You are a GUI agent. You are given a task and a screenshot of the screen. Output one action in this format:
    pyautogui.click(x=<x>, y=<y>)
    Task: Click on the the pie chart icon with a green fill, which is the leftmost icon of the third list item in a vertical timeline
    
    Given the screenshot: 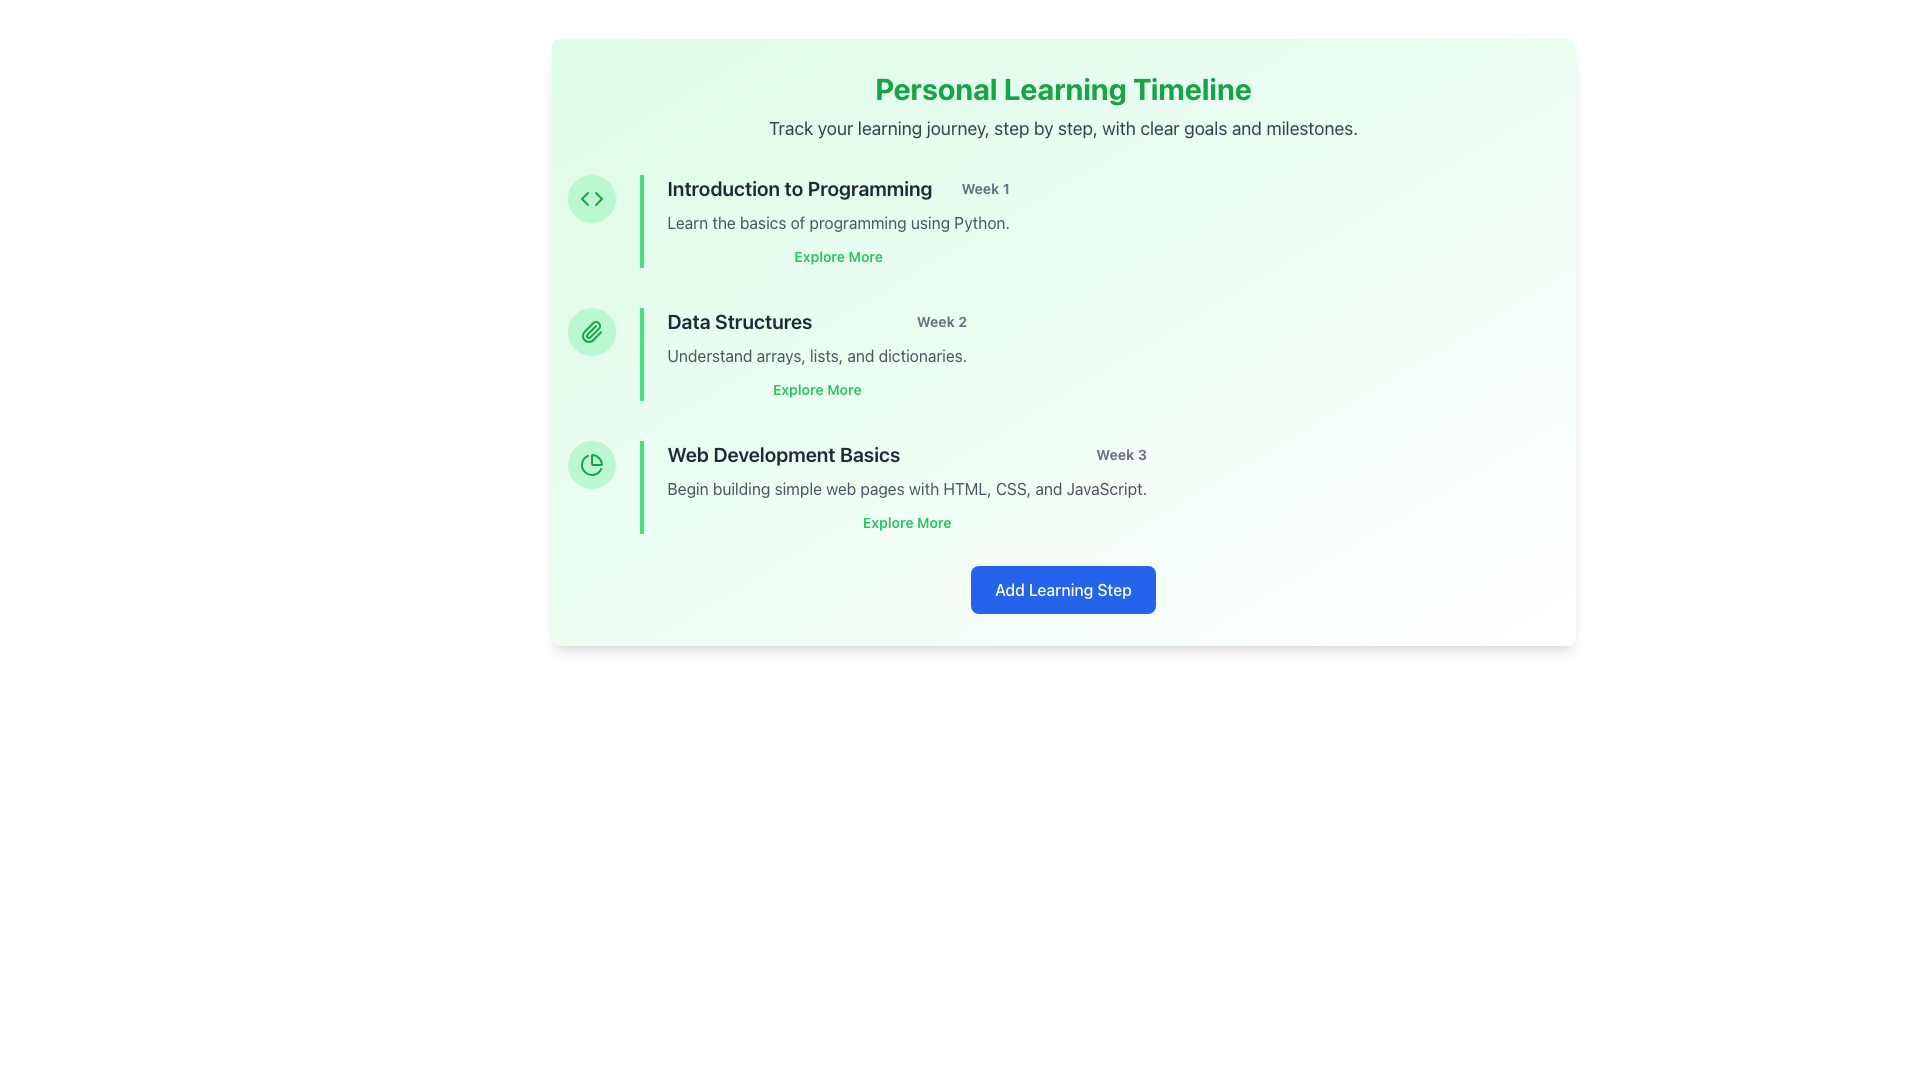 What is the action you would take?
    pyautogui.click(x=595, y=459)
    